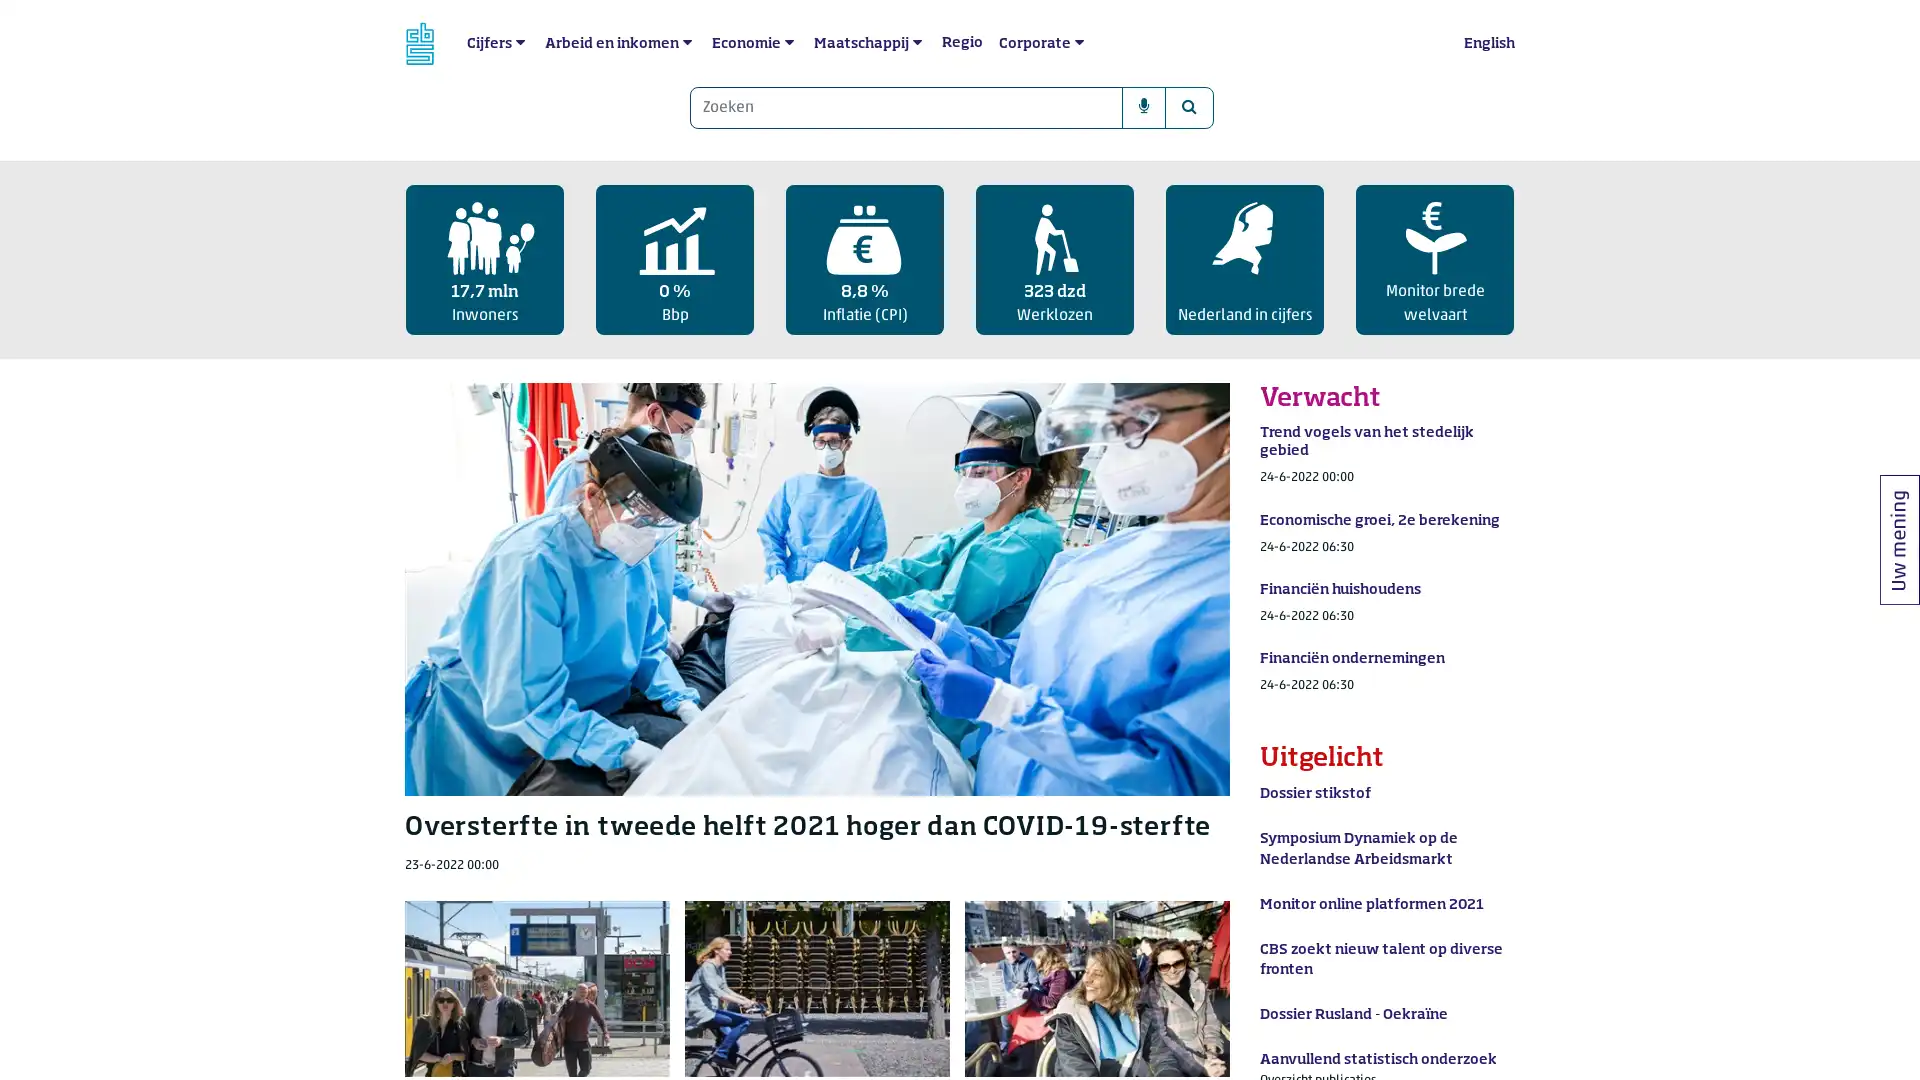  Describe the element at coordinates (916, 42) in the screenshot. I see `submenu Maatschappij` at that location.